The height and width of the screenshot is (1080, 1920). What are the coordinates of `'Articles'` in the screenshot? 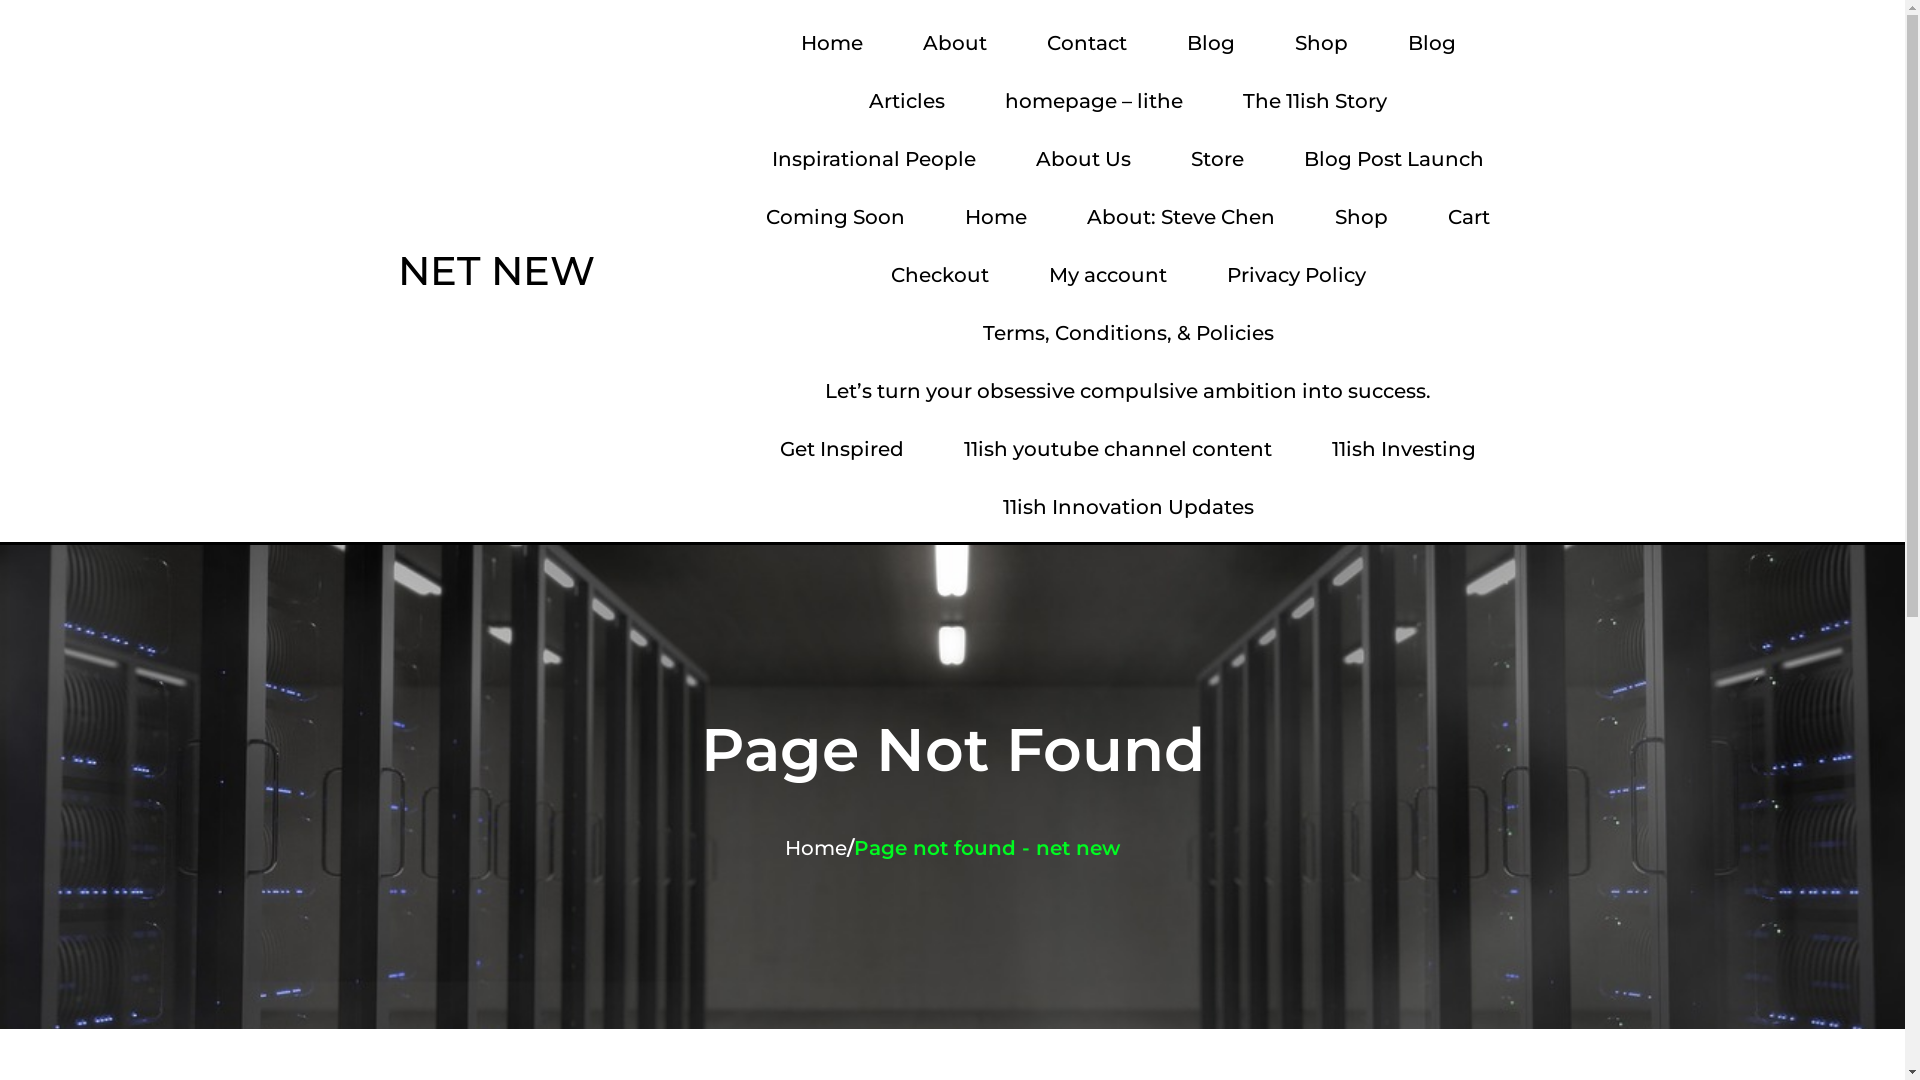 It's located at (906, 100).